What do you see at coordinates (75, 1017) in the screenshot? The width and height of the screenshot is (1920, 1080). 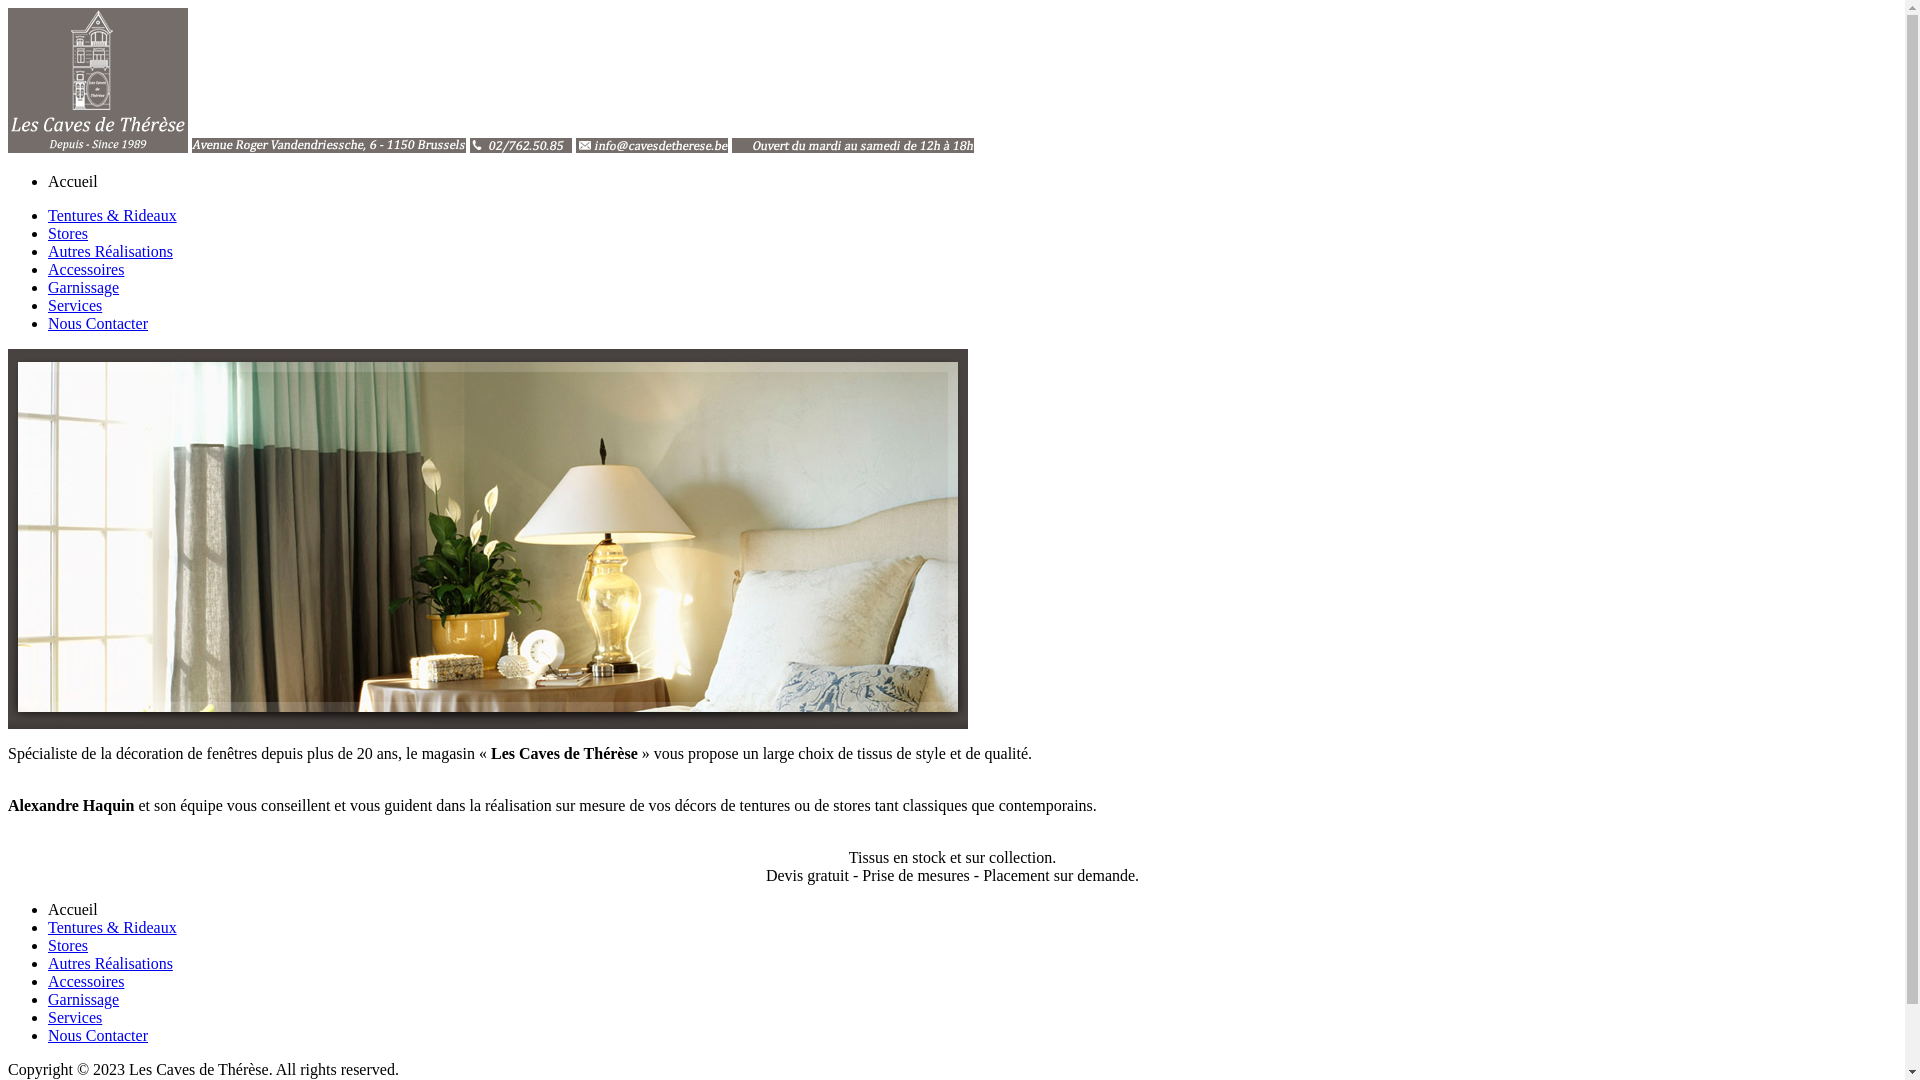 I see `'Services'` at bounding box center [75, 1017].